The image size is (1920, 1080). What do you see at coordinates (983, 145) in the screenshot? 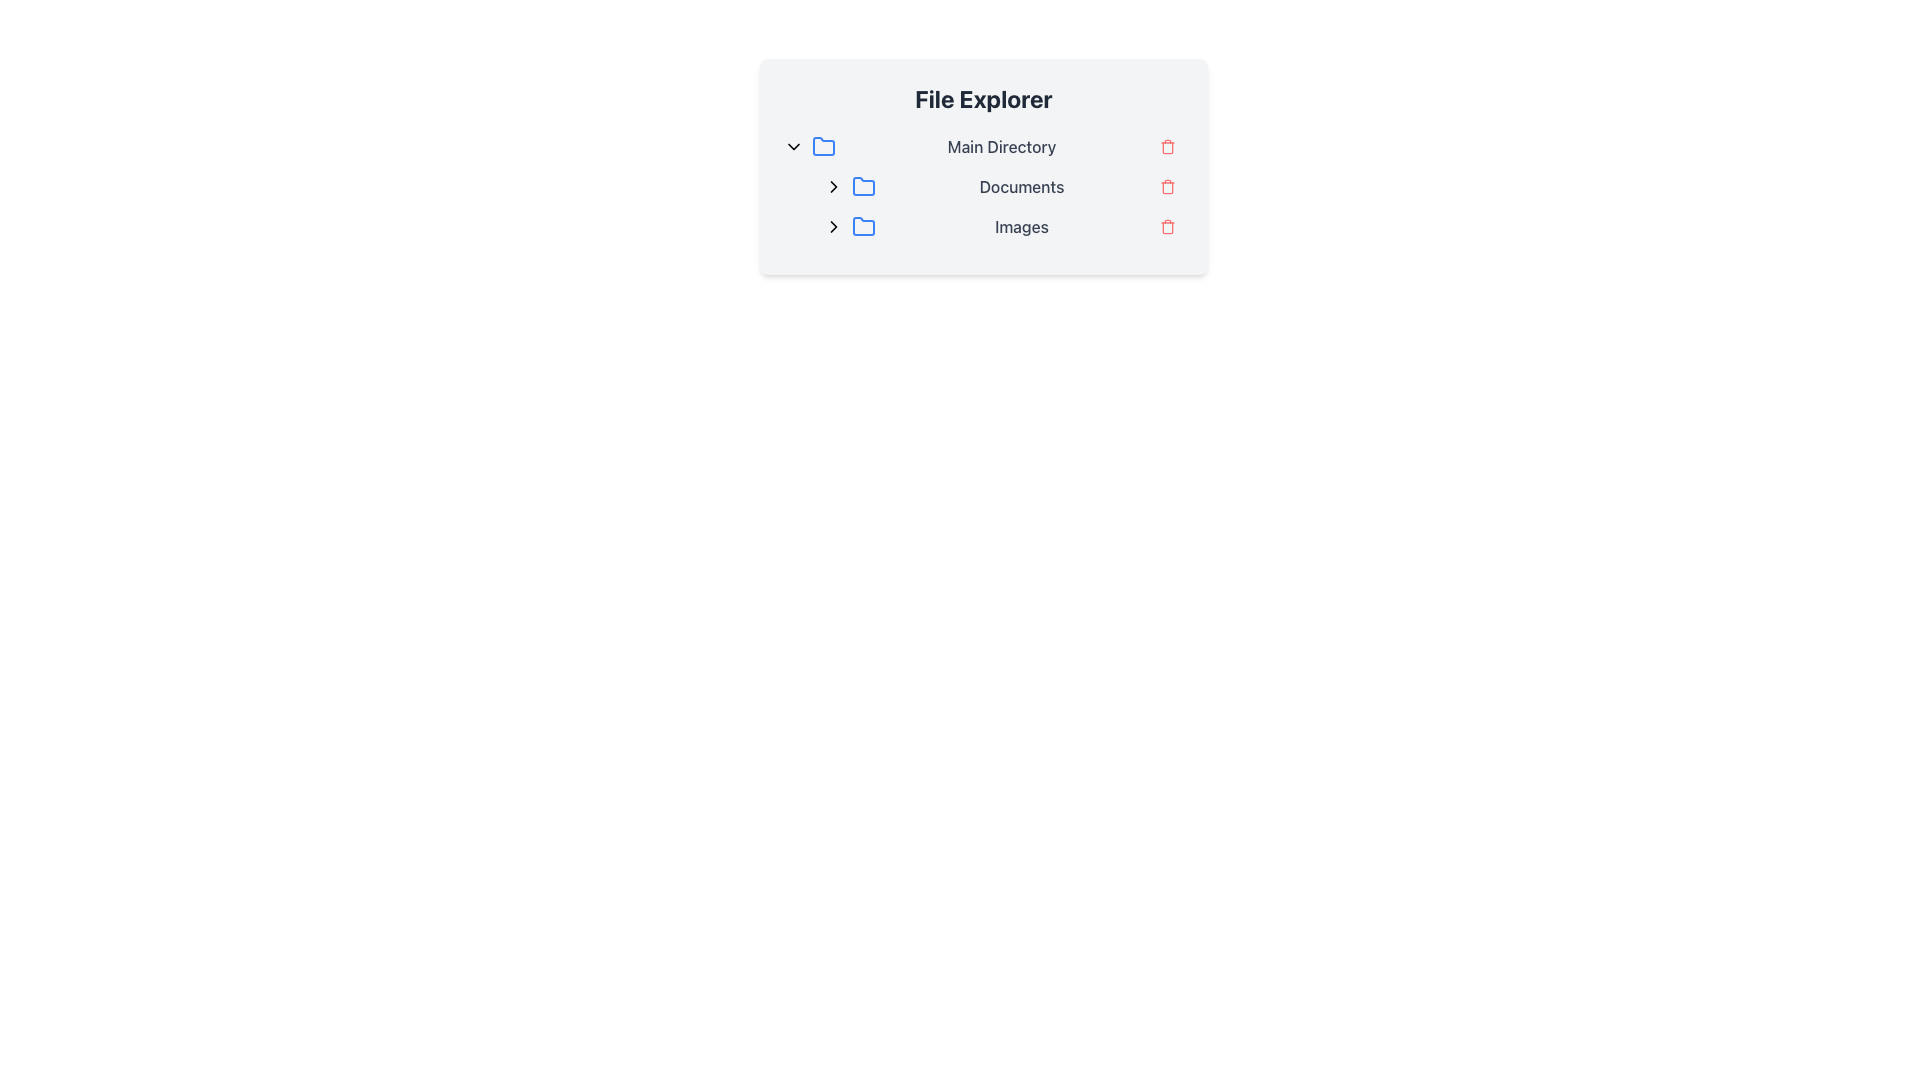
I see `the 'Main Directory' list item` at bounding box center [983, 145].